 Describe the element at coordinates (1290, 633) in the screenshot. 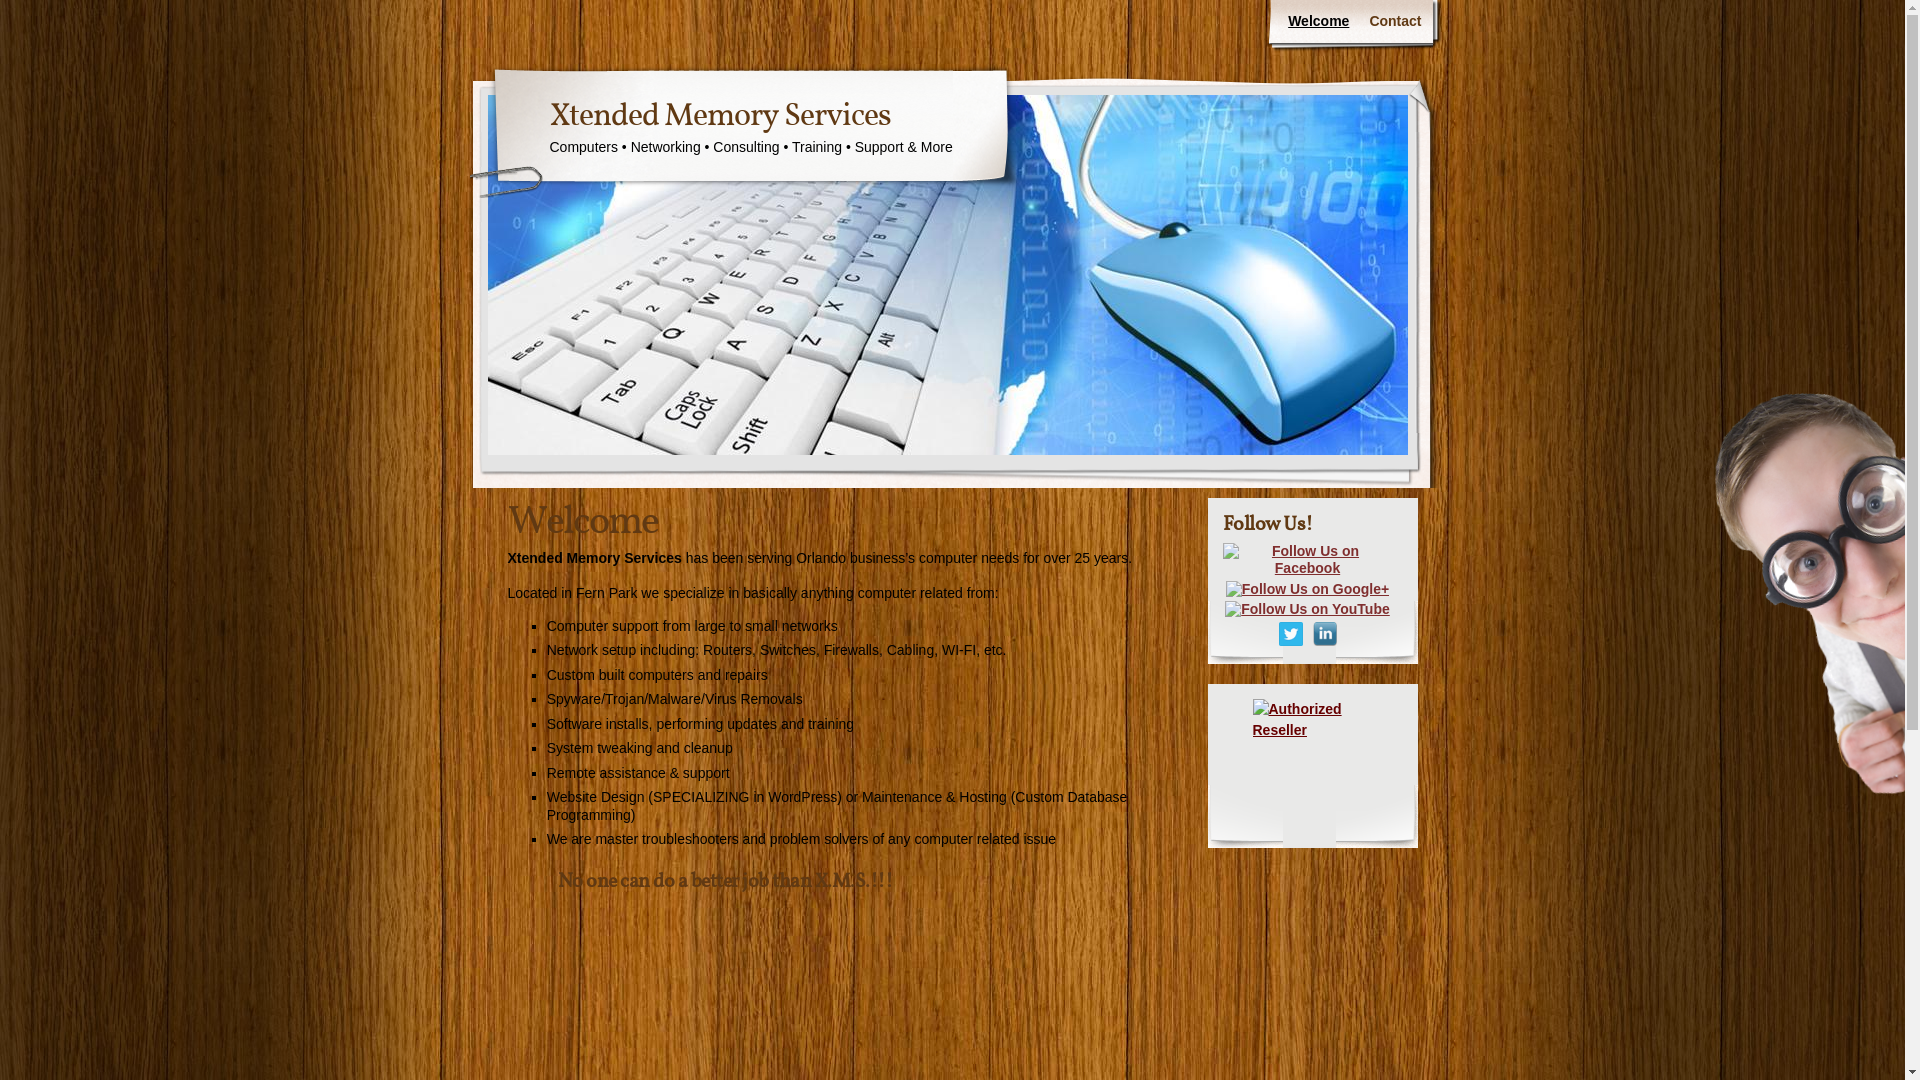

I see `'Follow Us on Twitter'` at that location.